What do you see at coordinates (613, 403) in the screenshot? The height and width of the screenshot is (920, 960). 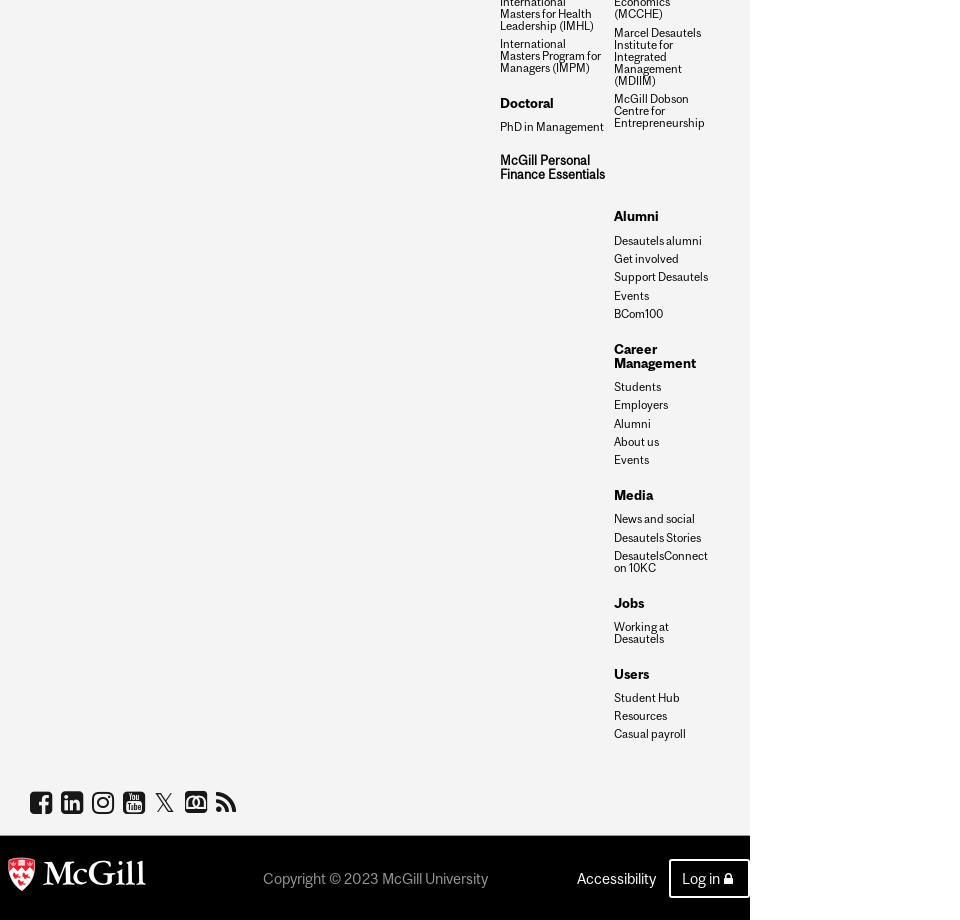 I see `'Employers'` at bounding box center [613, 403].